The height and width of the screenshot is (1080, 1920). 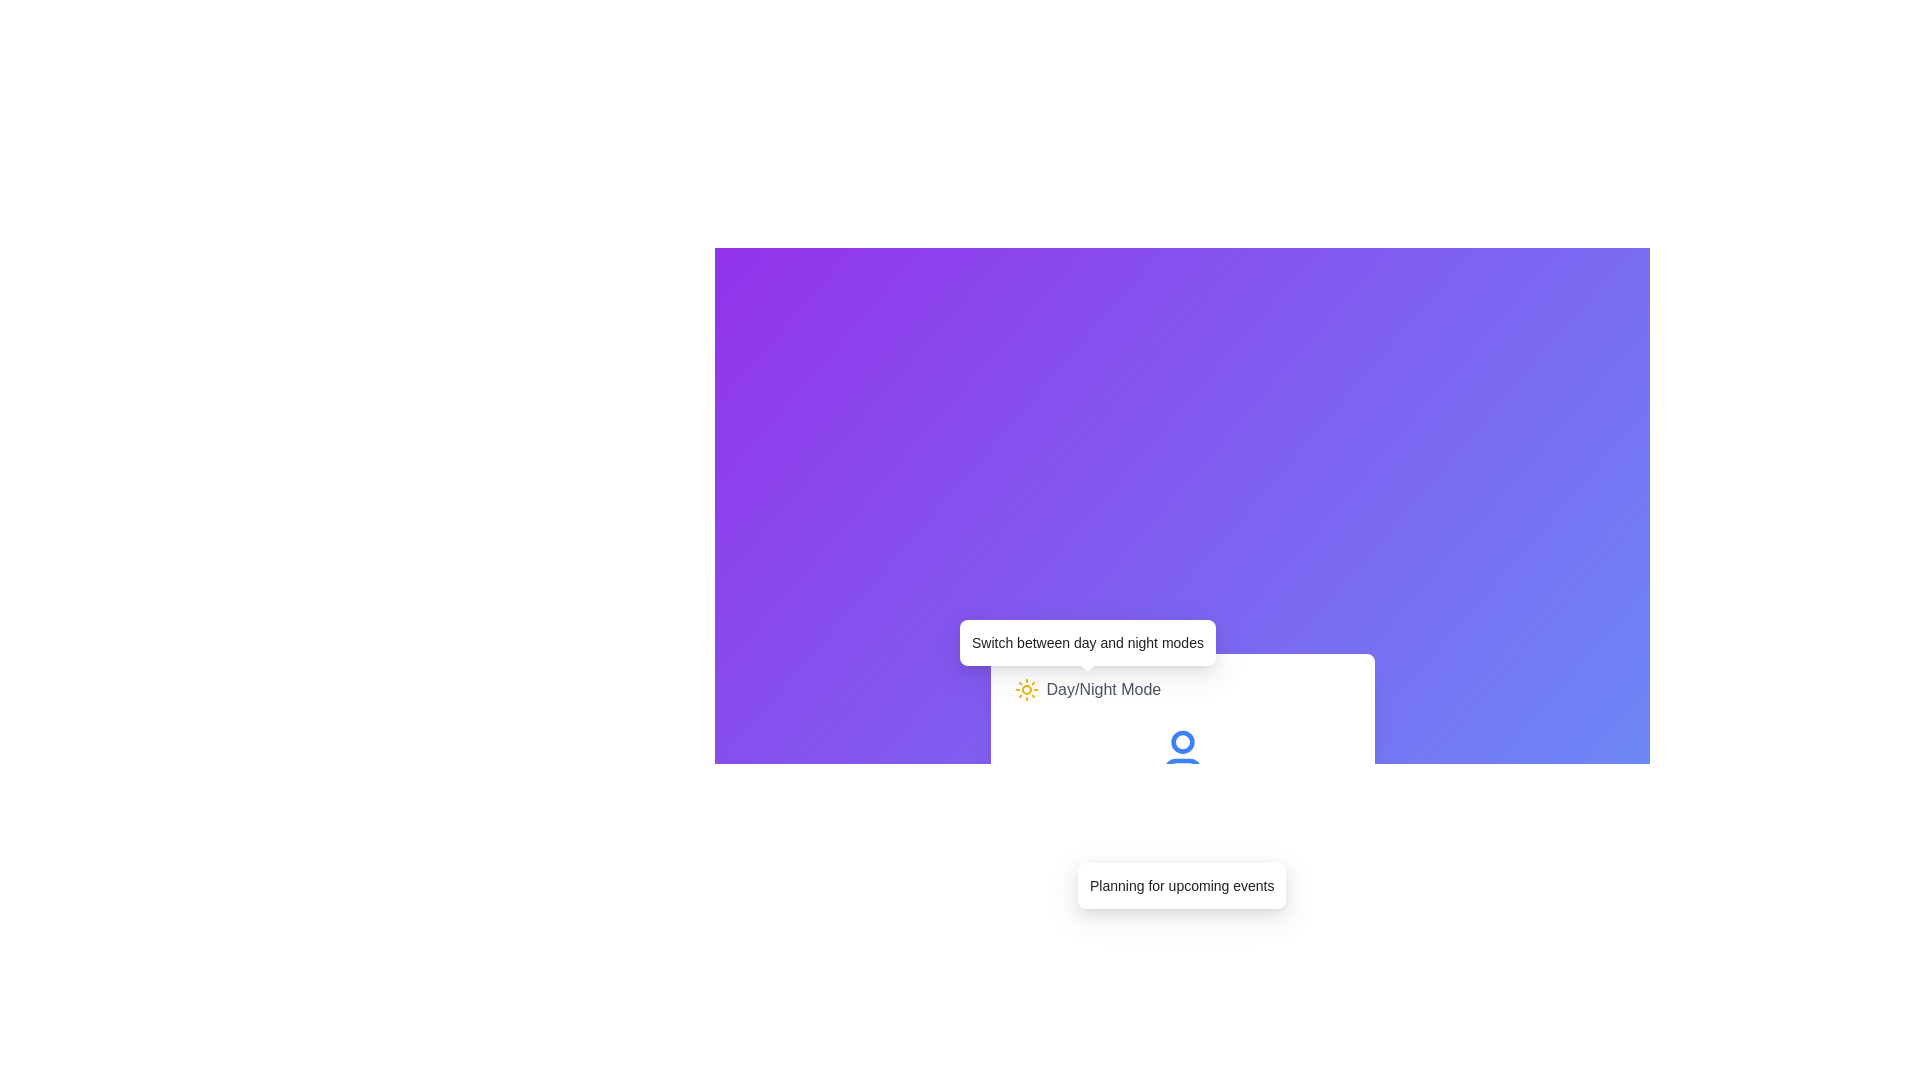 What do you see at coordinates (1086, 689) in the screenshot?
I see `the 'Day/Night Mode' text label with icon` at bounding box center [1086, 689].